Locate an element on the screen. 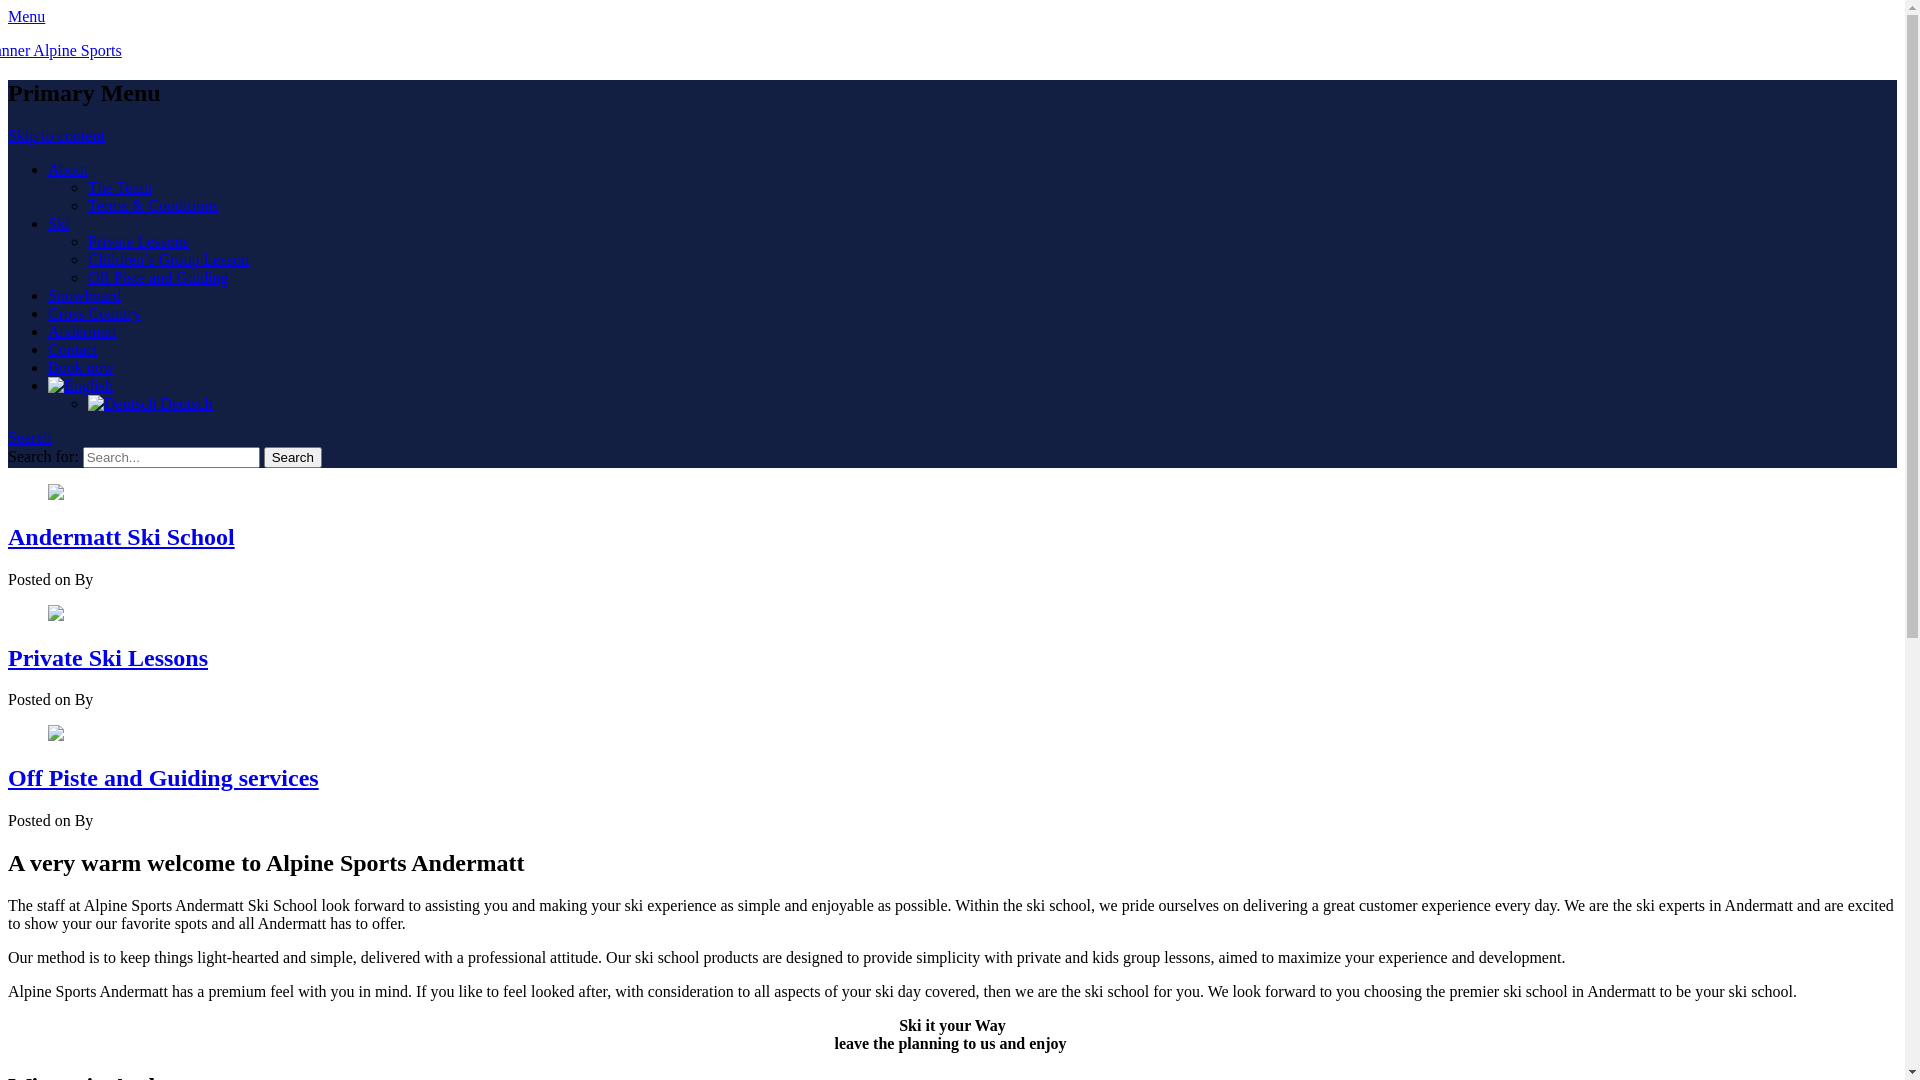 The width and height of the screenshot is (1920, 1080). 'Terms & Conditions' is located at coordinates (152, 205).